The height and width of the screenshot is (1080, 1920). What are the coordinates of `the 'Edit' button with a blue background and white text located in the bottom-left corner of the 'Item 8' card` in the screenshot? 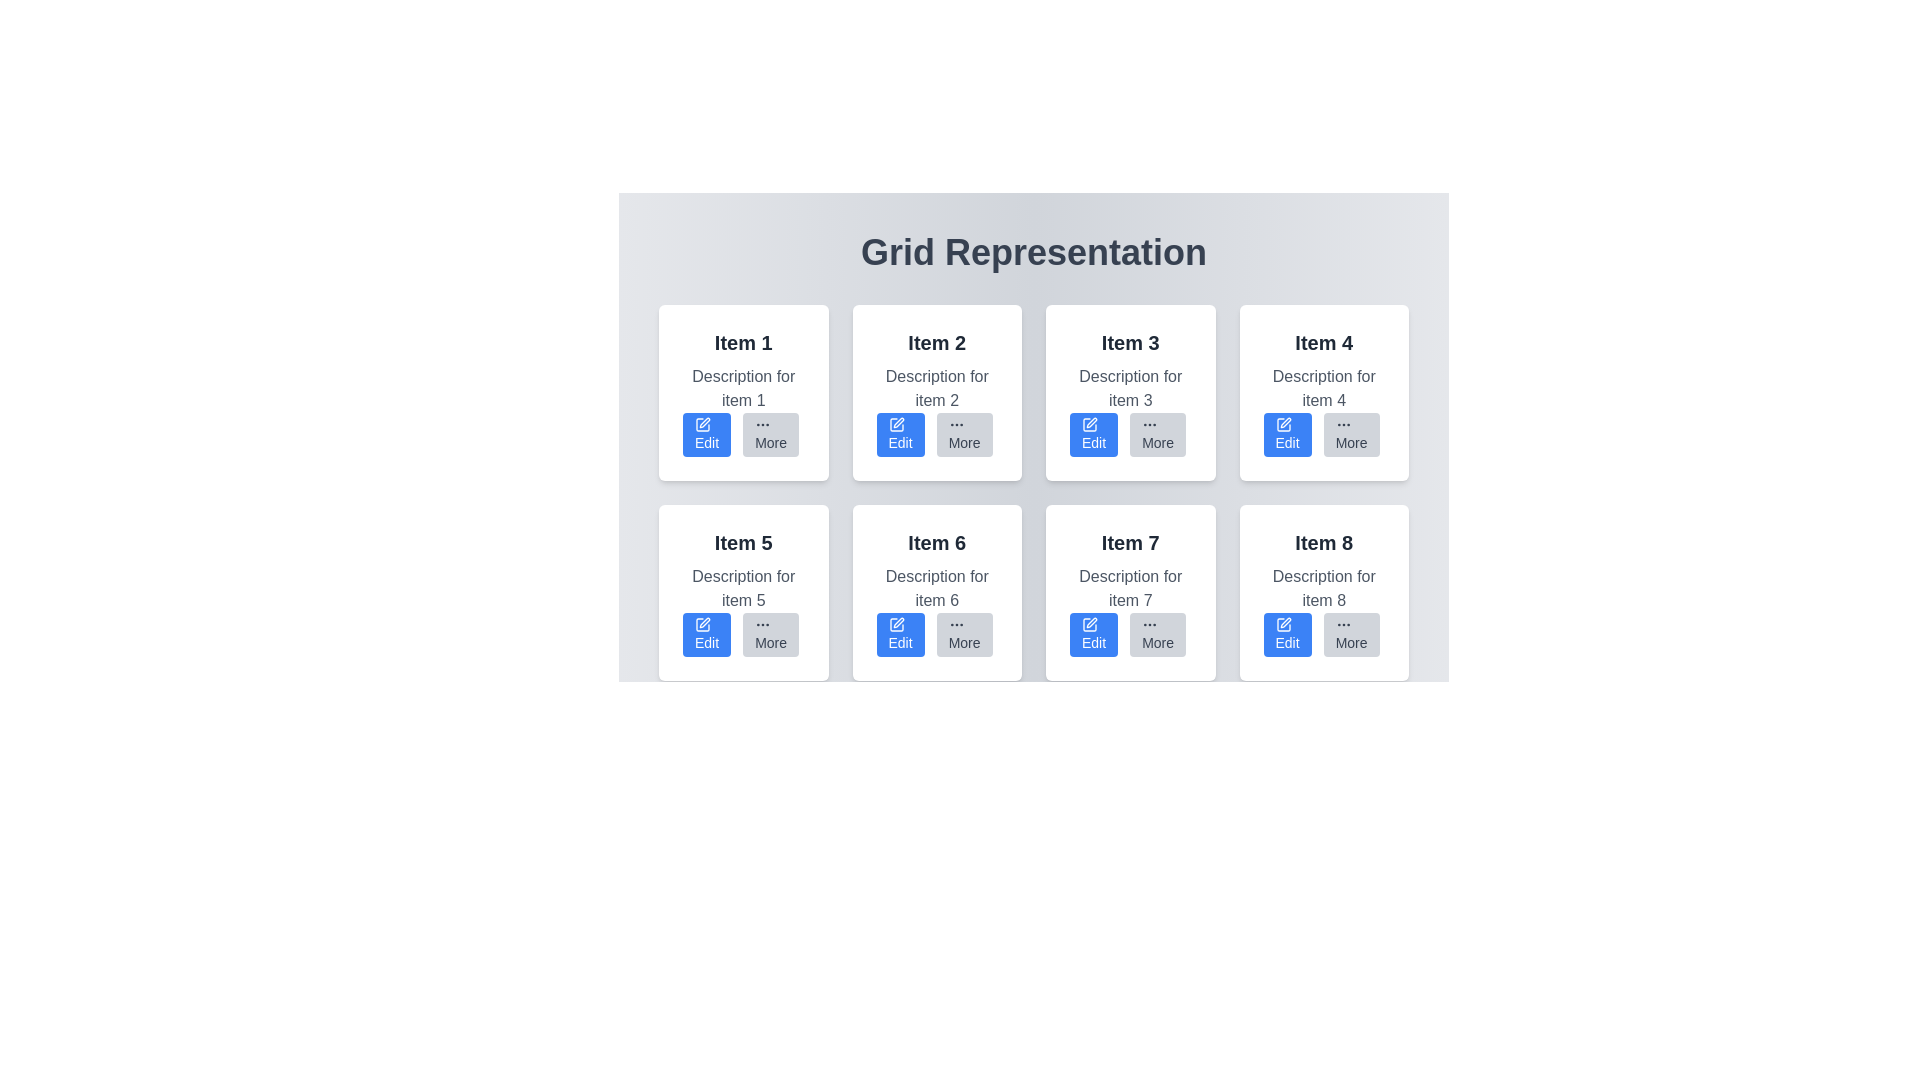 It's located at (1287, 635).